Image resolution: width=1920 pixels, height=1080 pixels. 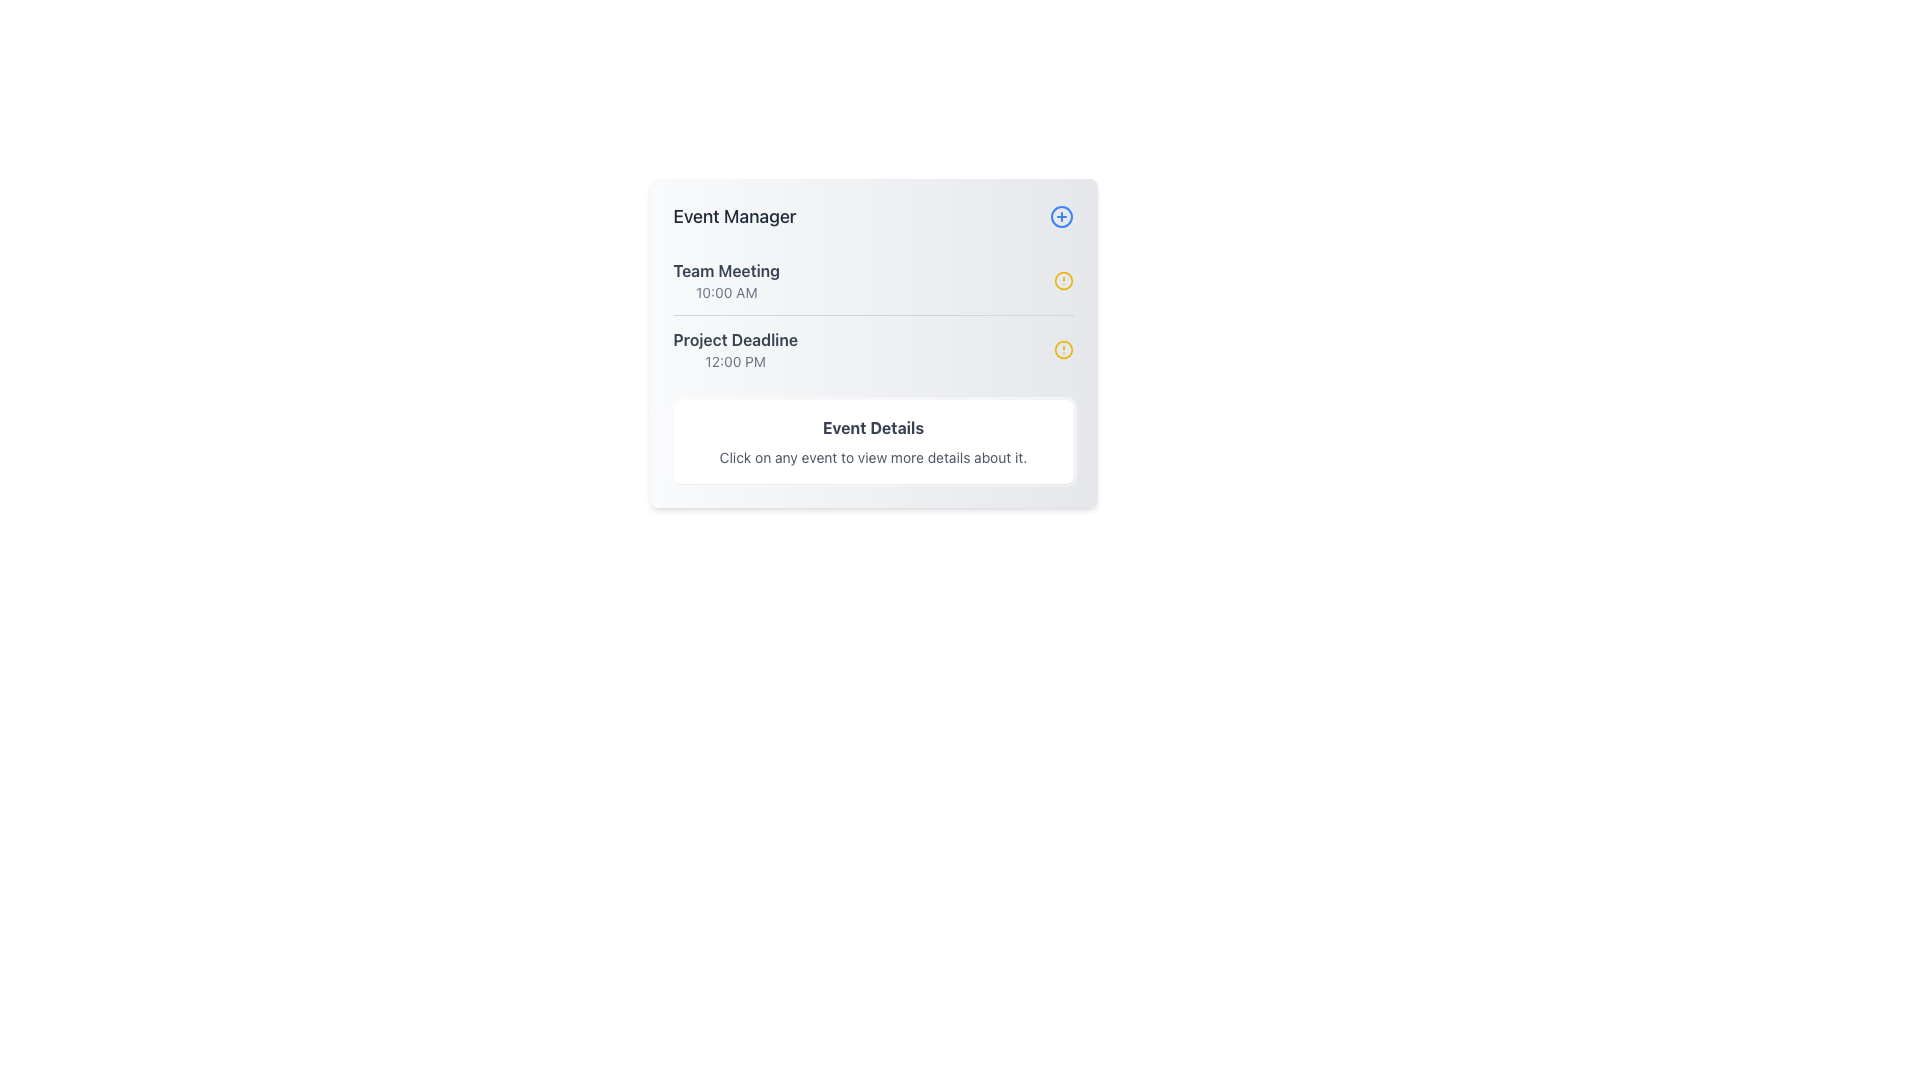 I want to click on the line of text that reads 'Click on any event, so click(x=873, y=458).